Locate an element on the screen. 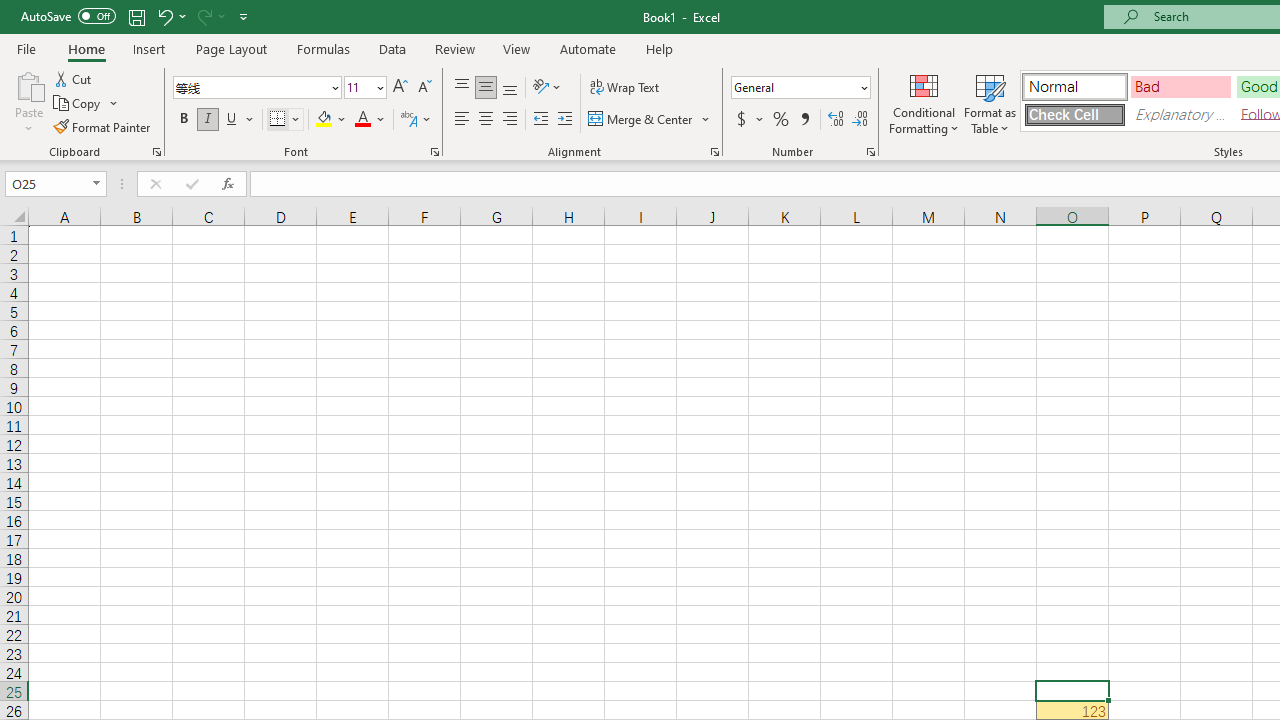 This screenshot has width=1280, height=720. 'Bad' is located at coordinates (1180, 85).